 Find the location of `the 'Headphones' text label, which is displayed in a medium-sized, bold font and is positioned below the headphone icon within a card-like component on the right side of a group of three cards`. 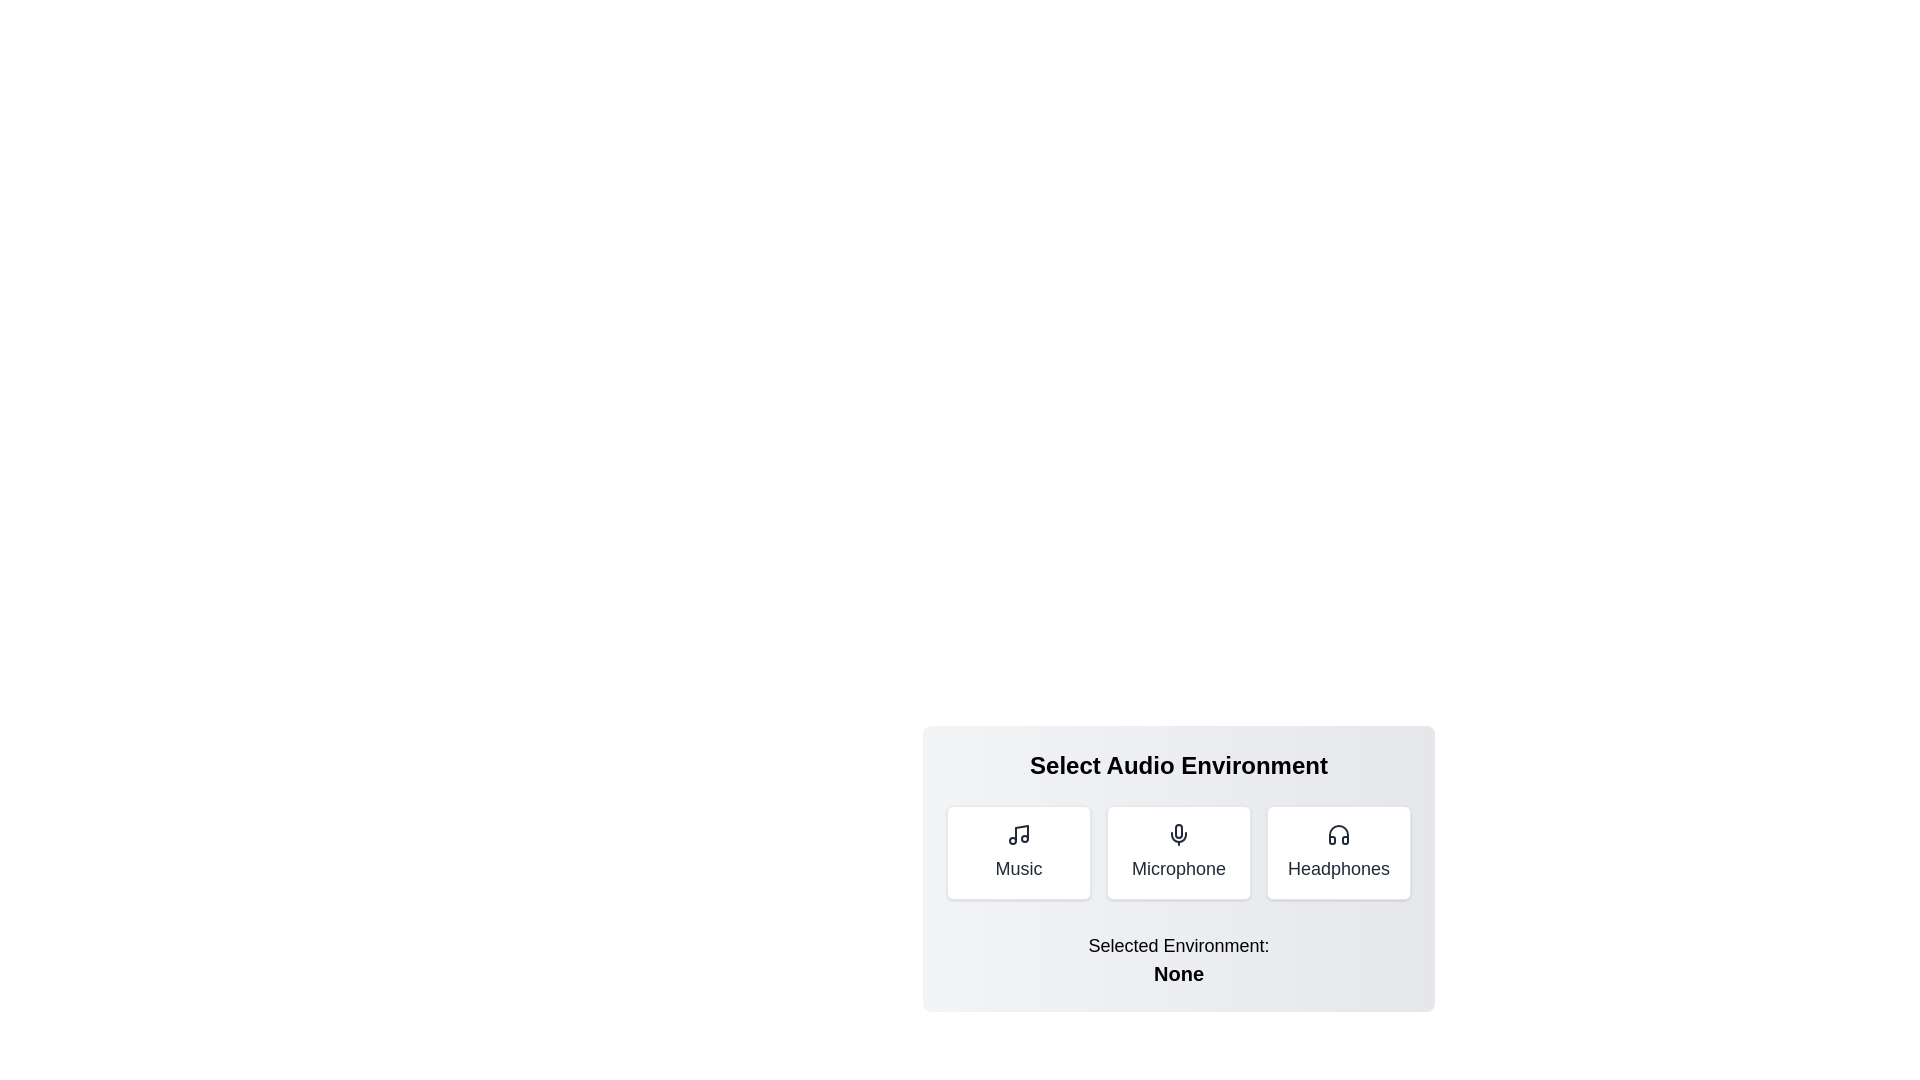

the 'Headphones' text label, which is displayed in a medium-sized, bold font and is positioned below the headphone icon within a card-like component on the right side of a group of three cards is located at coordinates (1339, 867).